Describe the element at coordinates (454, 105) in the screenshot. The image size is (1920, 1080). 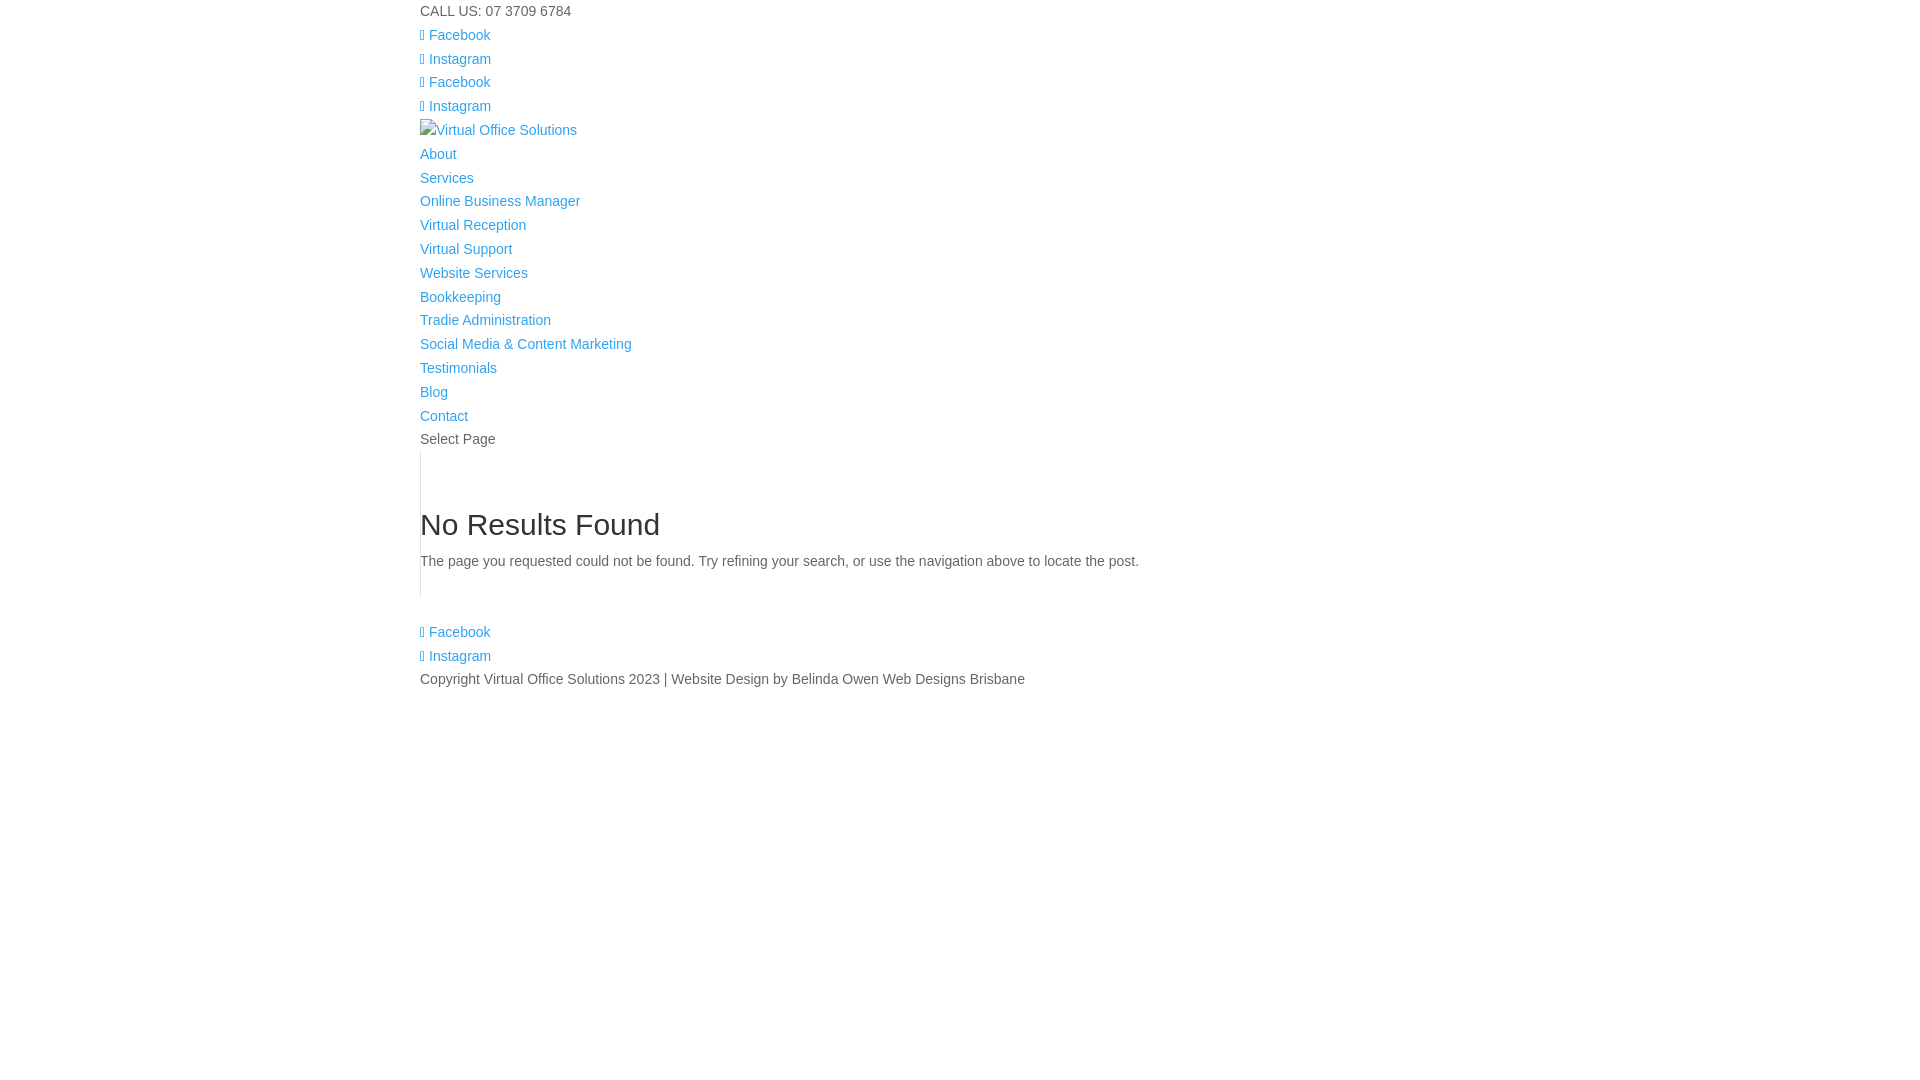
I see `'Instagram'` at that location.